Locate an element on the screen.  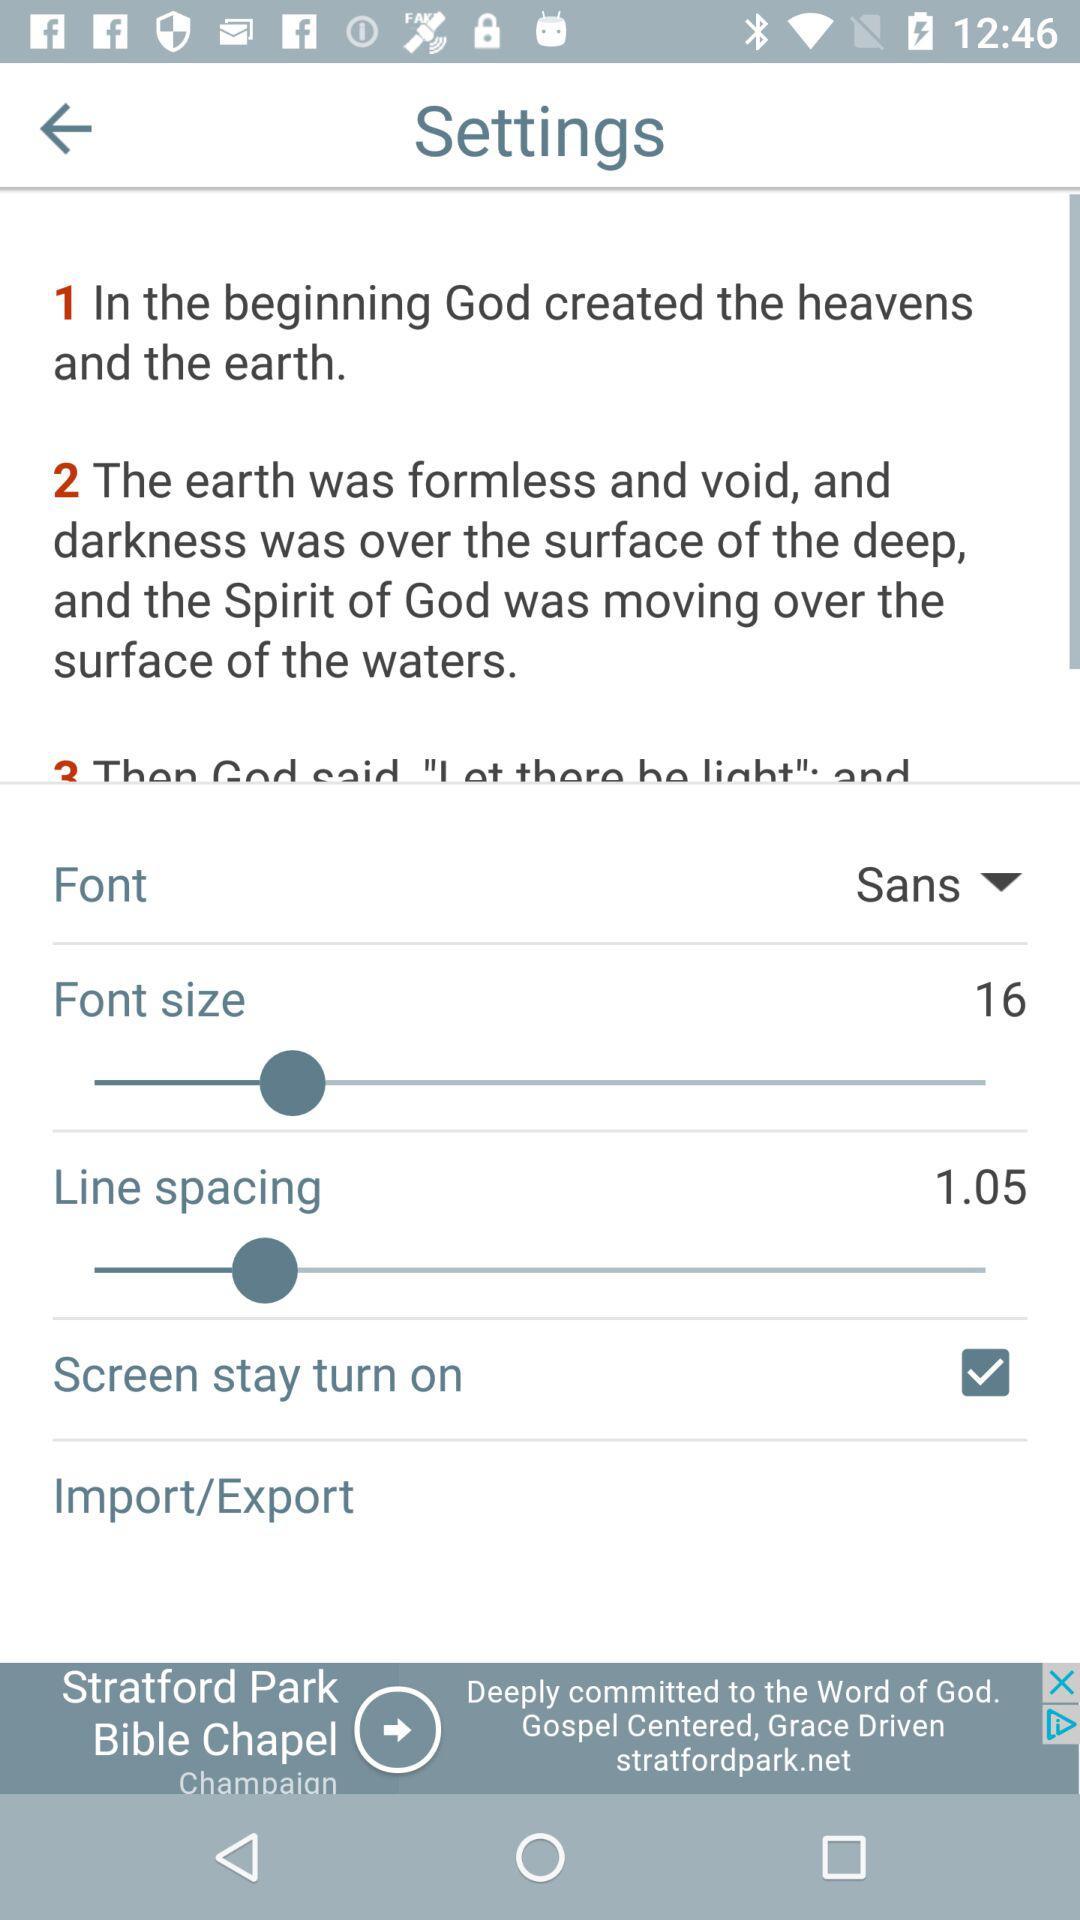
exit settings page is located at coordinates (64, 127).